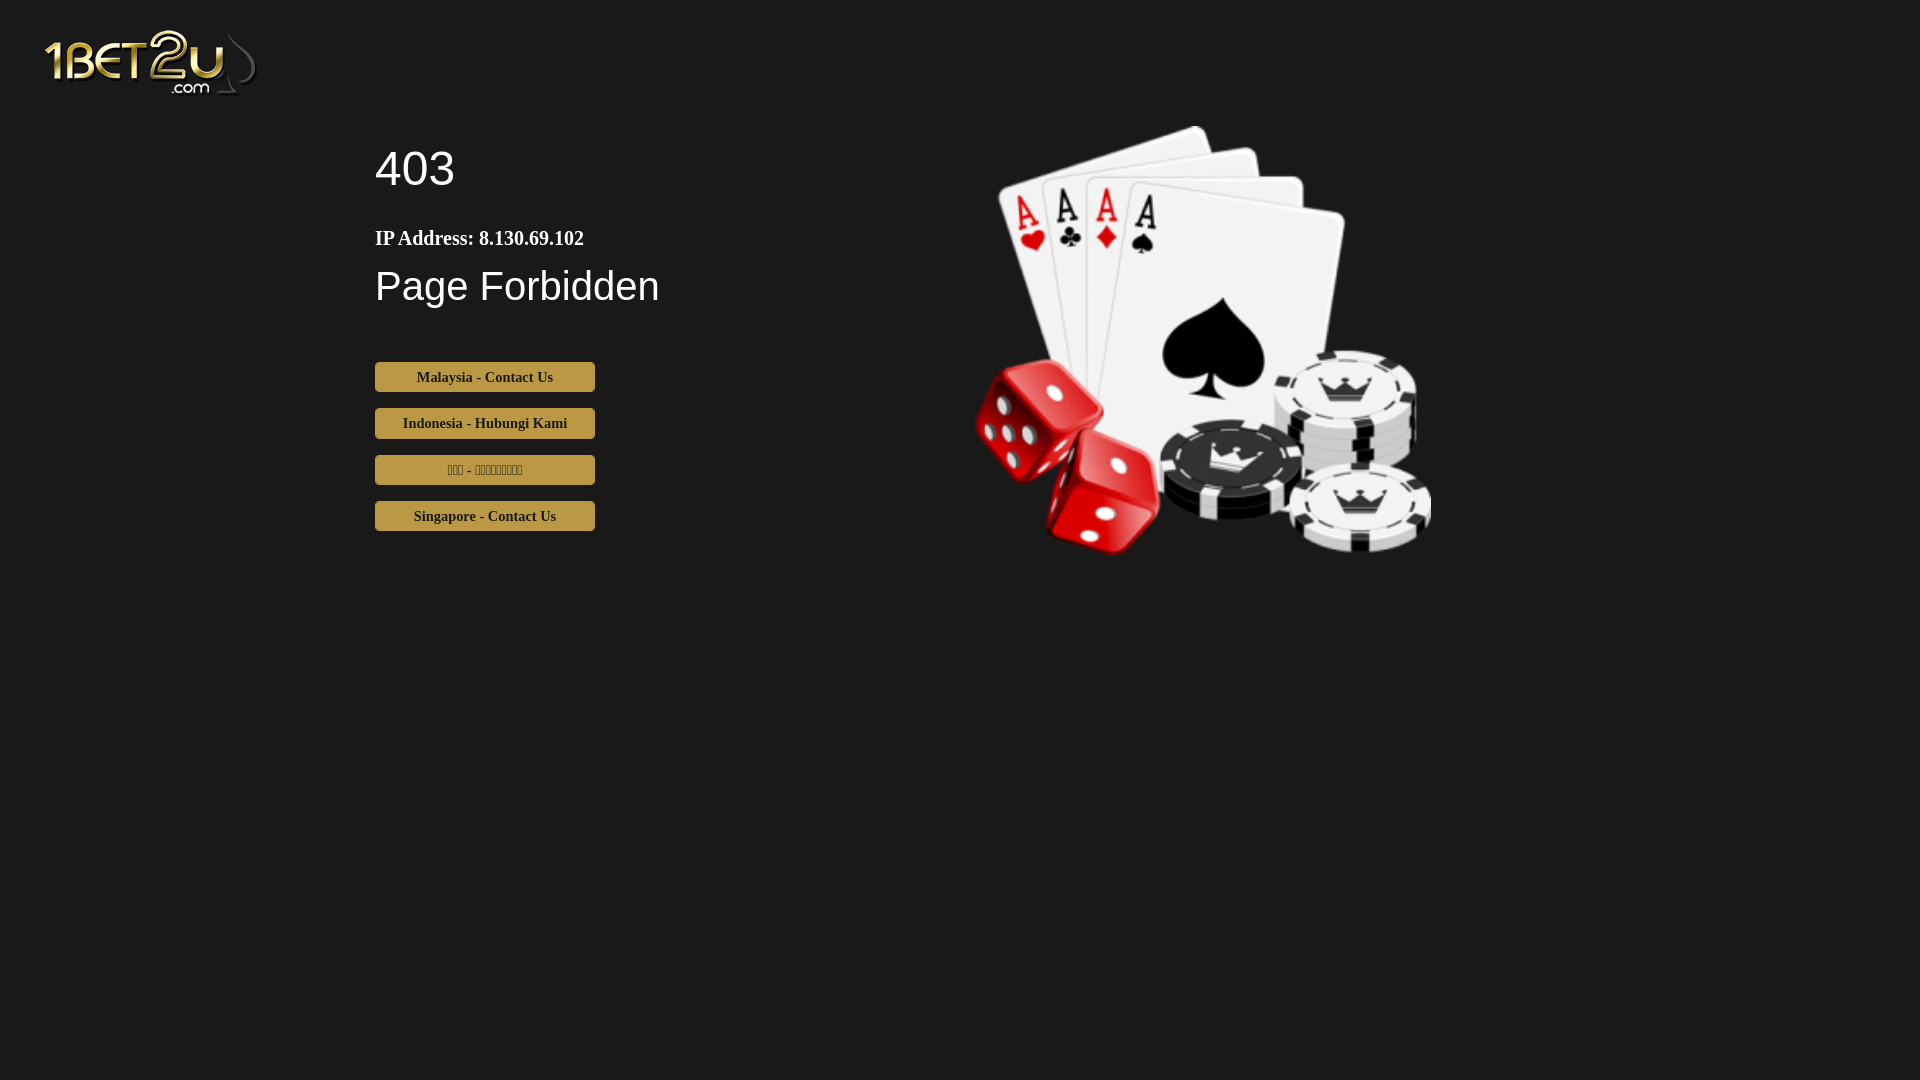  Describe the element at coordinates (484, 422) in the screenshot. I see `'Indonesia - Hubungi Kami'` at that location.